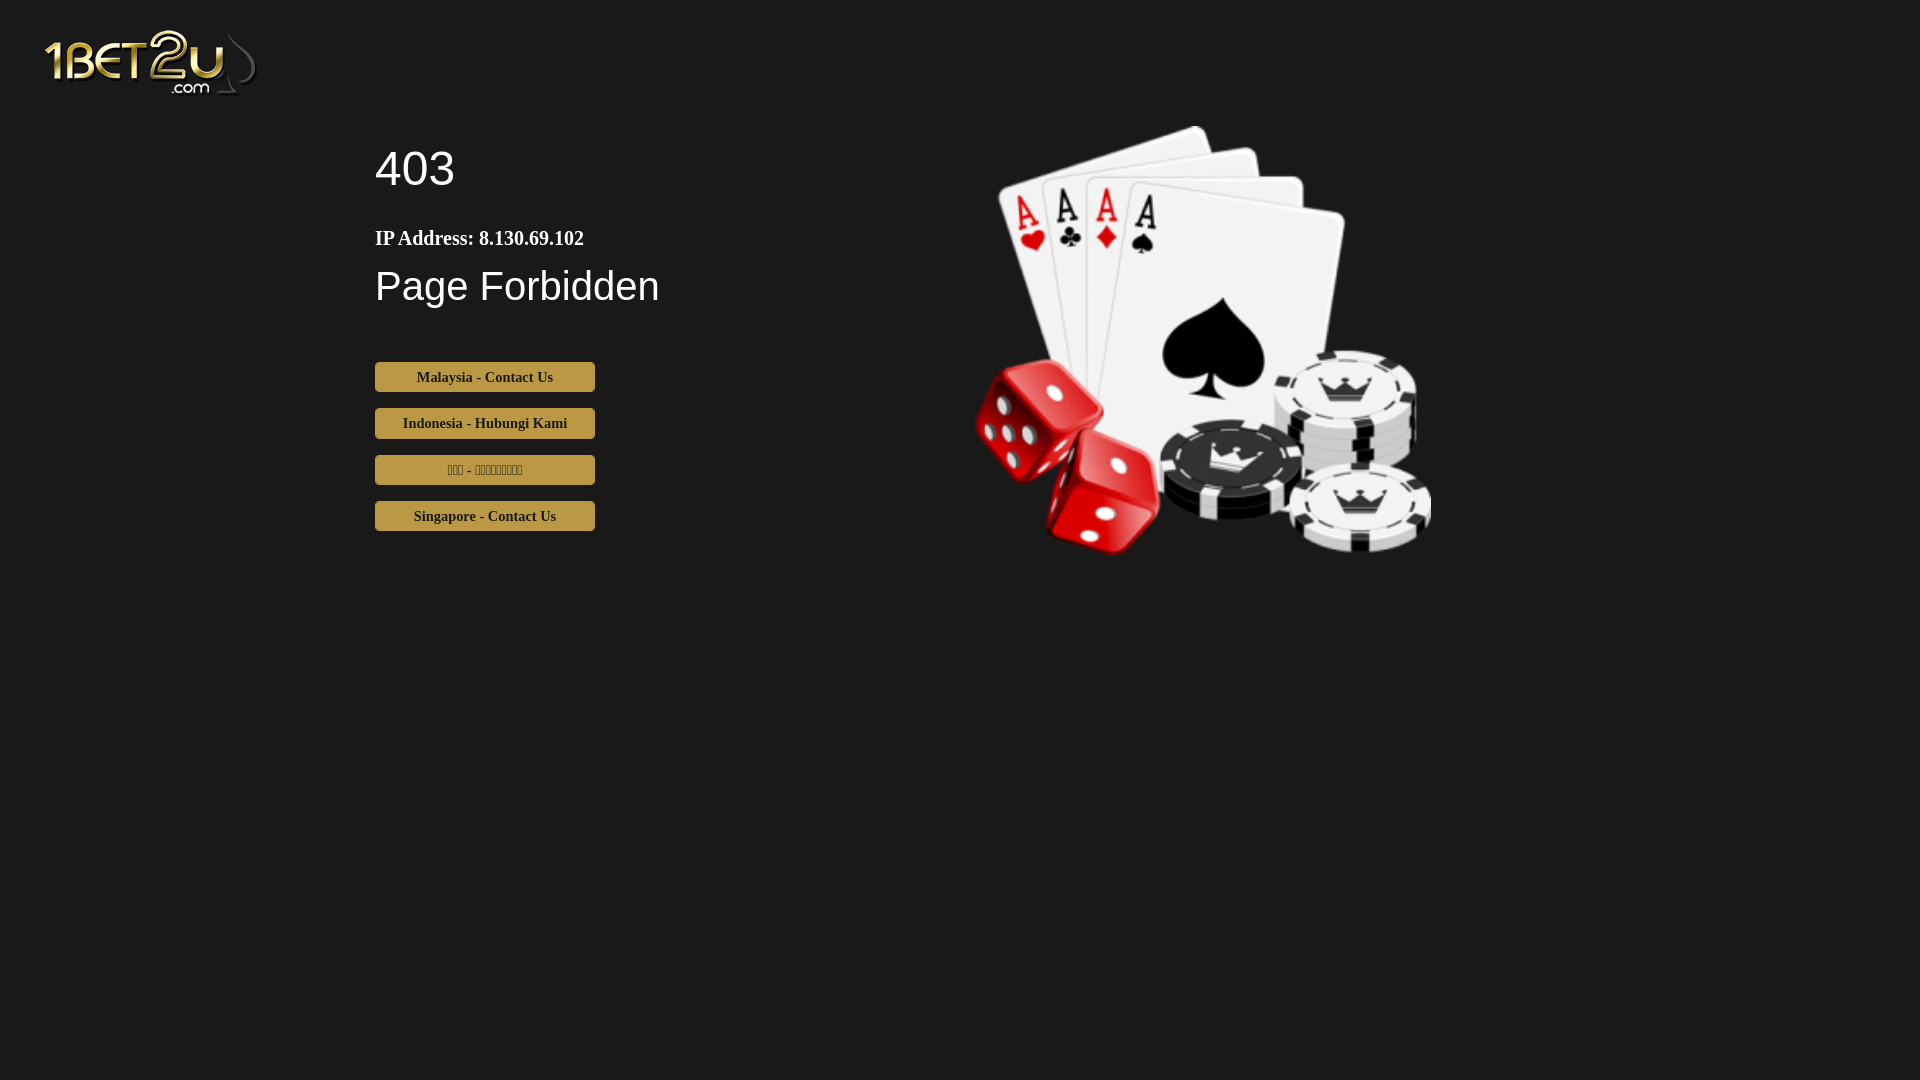  Describe the element at coordinates (484, 422) in the screenshot. I see `'Indonesia - Hubungi Kami'` at that location.